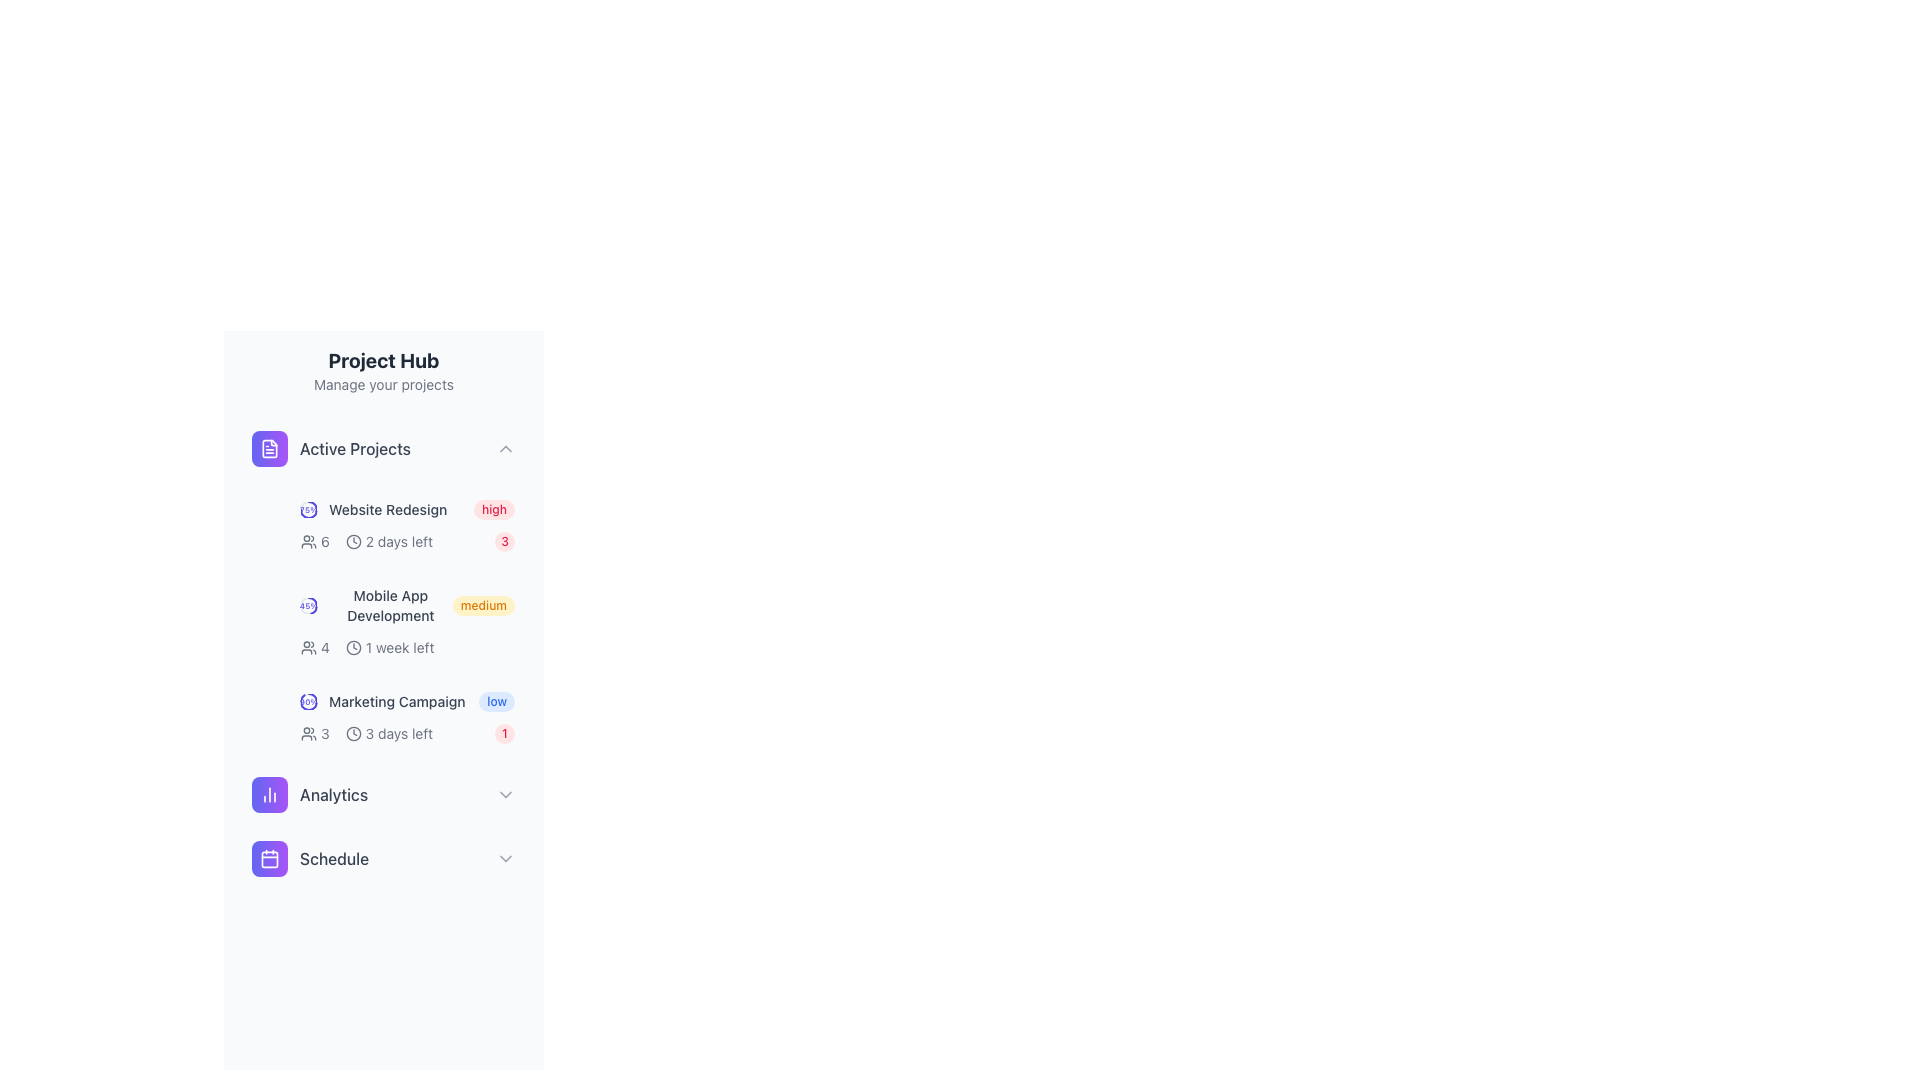 This screenshot has height=1080, width=1920. Describe the element at coordinates (390, 648) in the screenshot. I see `the UI label that indicates the time remaining for a specific task within the 'Mobile App Development' project section, which is the second prominent textual label below the project name and member count` at that location.